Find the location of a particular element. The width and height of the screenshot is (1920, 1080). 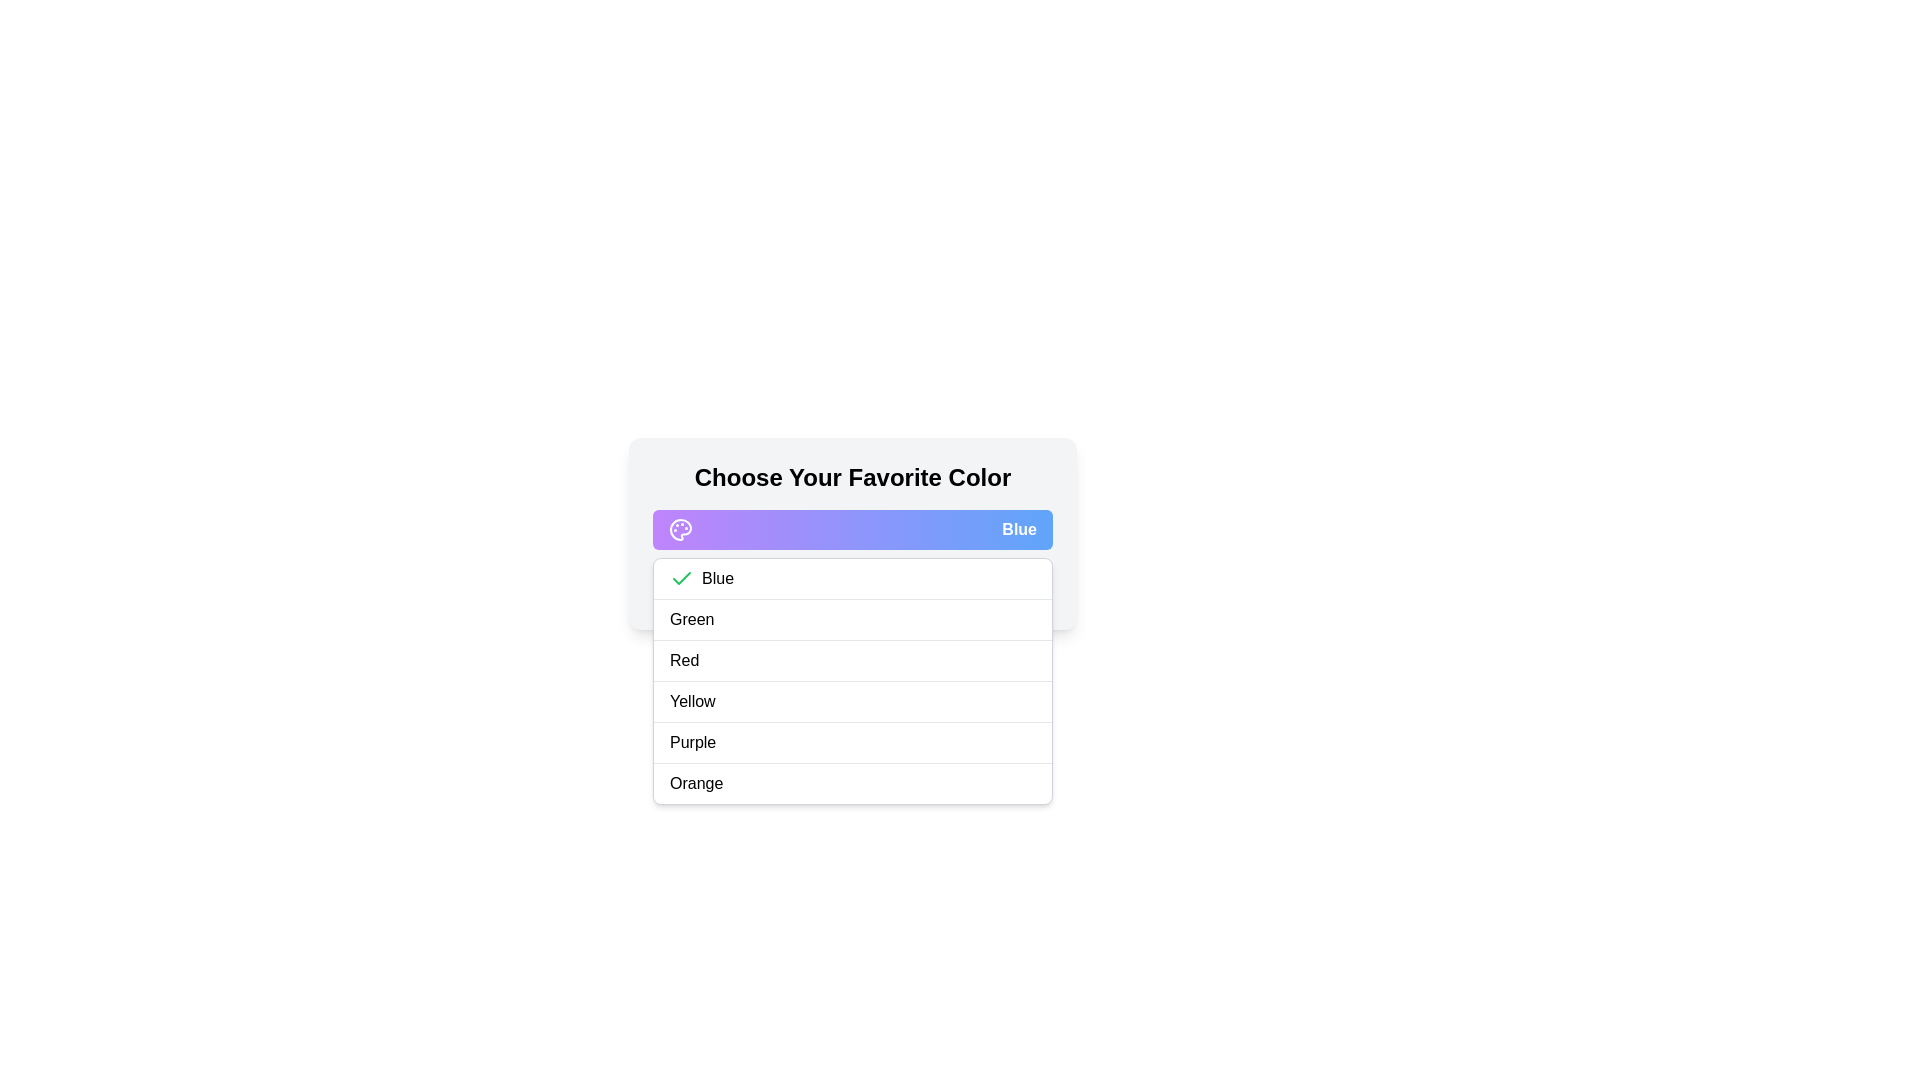

the decorative icon representing the color selection section, located to the left of the title 'Choose Your Favorite Color' is located at coordinates (681, 528).